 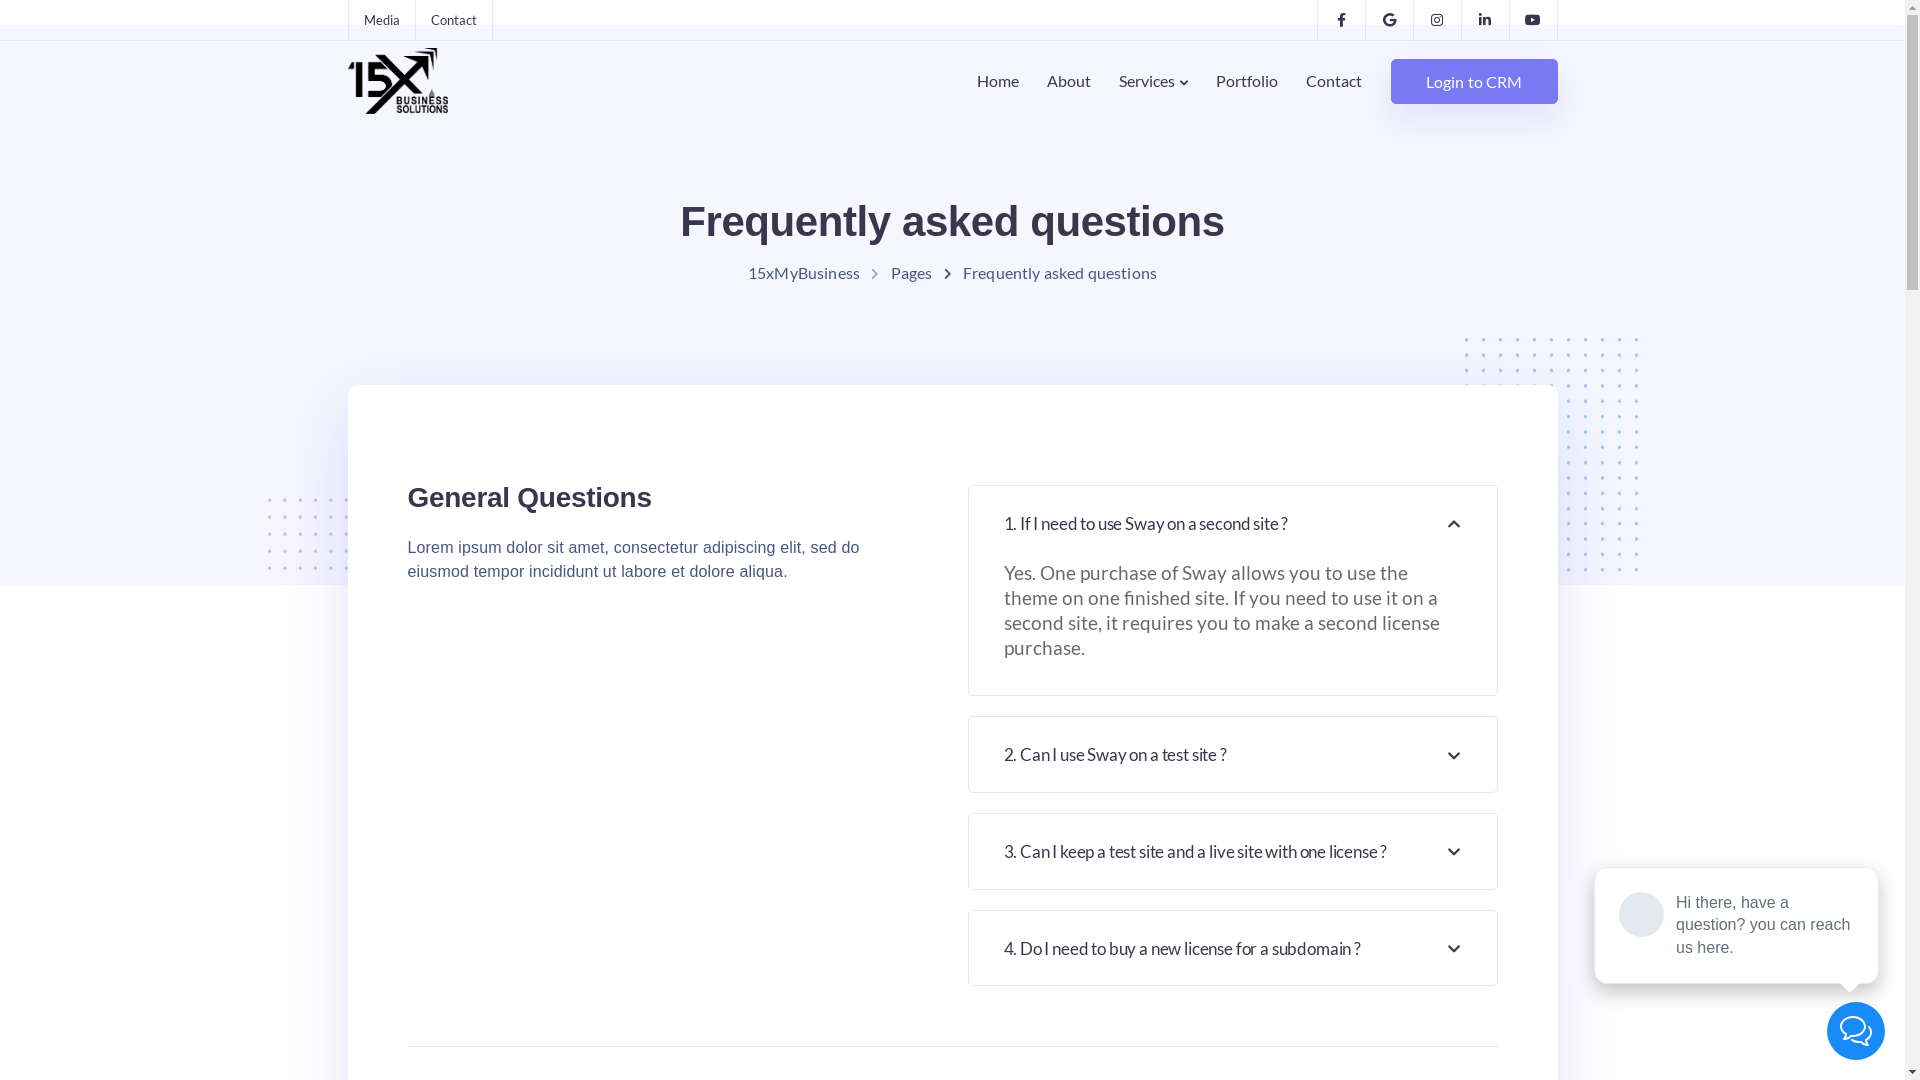 What do you see at coordinates (670, 833) in the screenshot?
I see `'Financial and Legal'` at bounding box center [670, 833].